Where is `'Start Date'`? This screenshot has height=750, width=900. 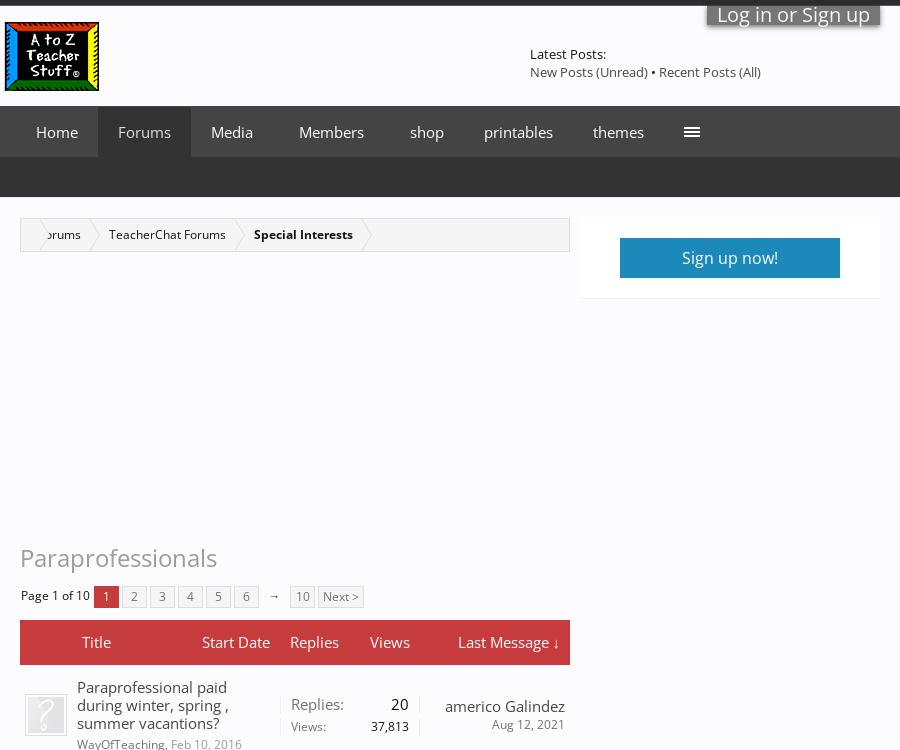 'Start Date' is located at coordinates (234, 642).